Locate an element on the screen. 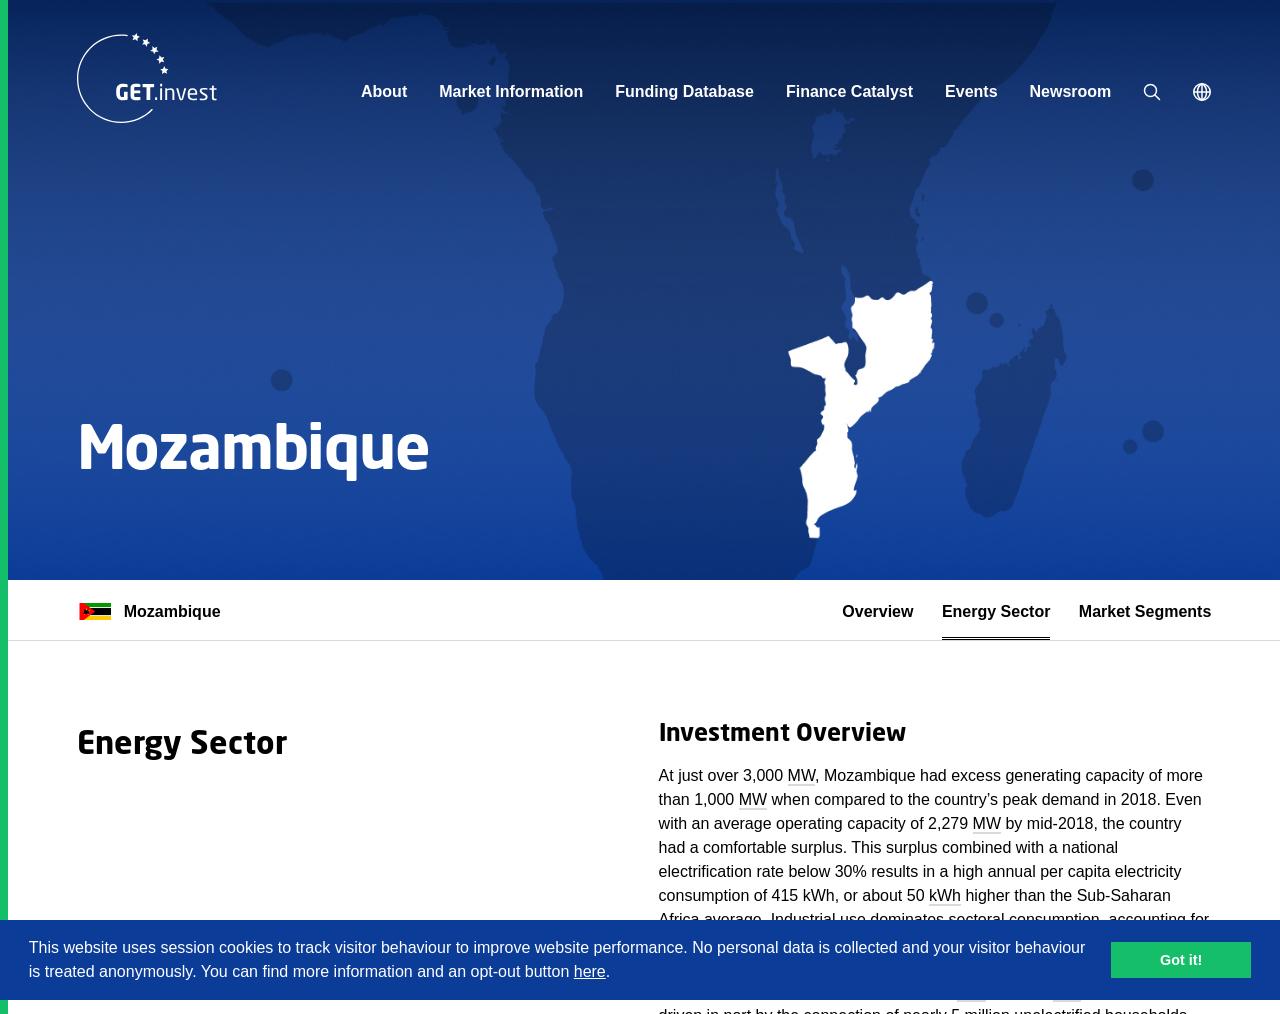 Image resolution: width=1280 pixels, height=1014 pixels. 'to 2,750' is located at coordinates (1018, 991).